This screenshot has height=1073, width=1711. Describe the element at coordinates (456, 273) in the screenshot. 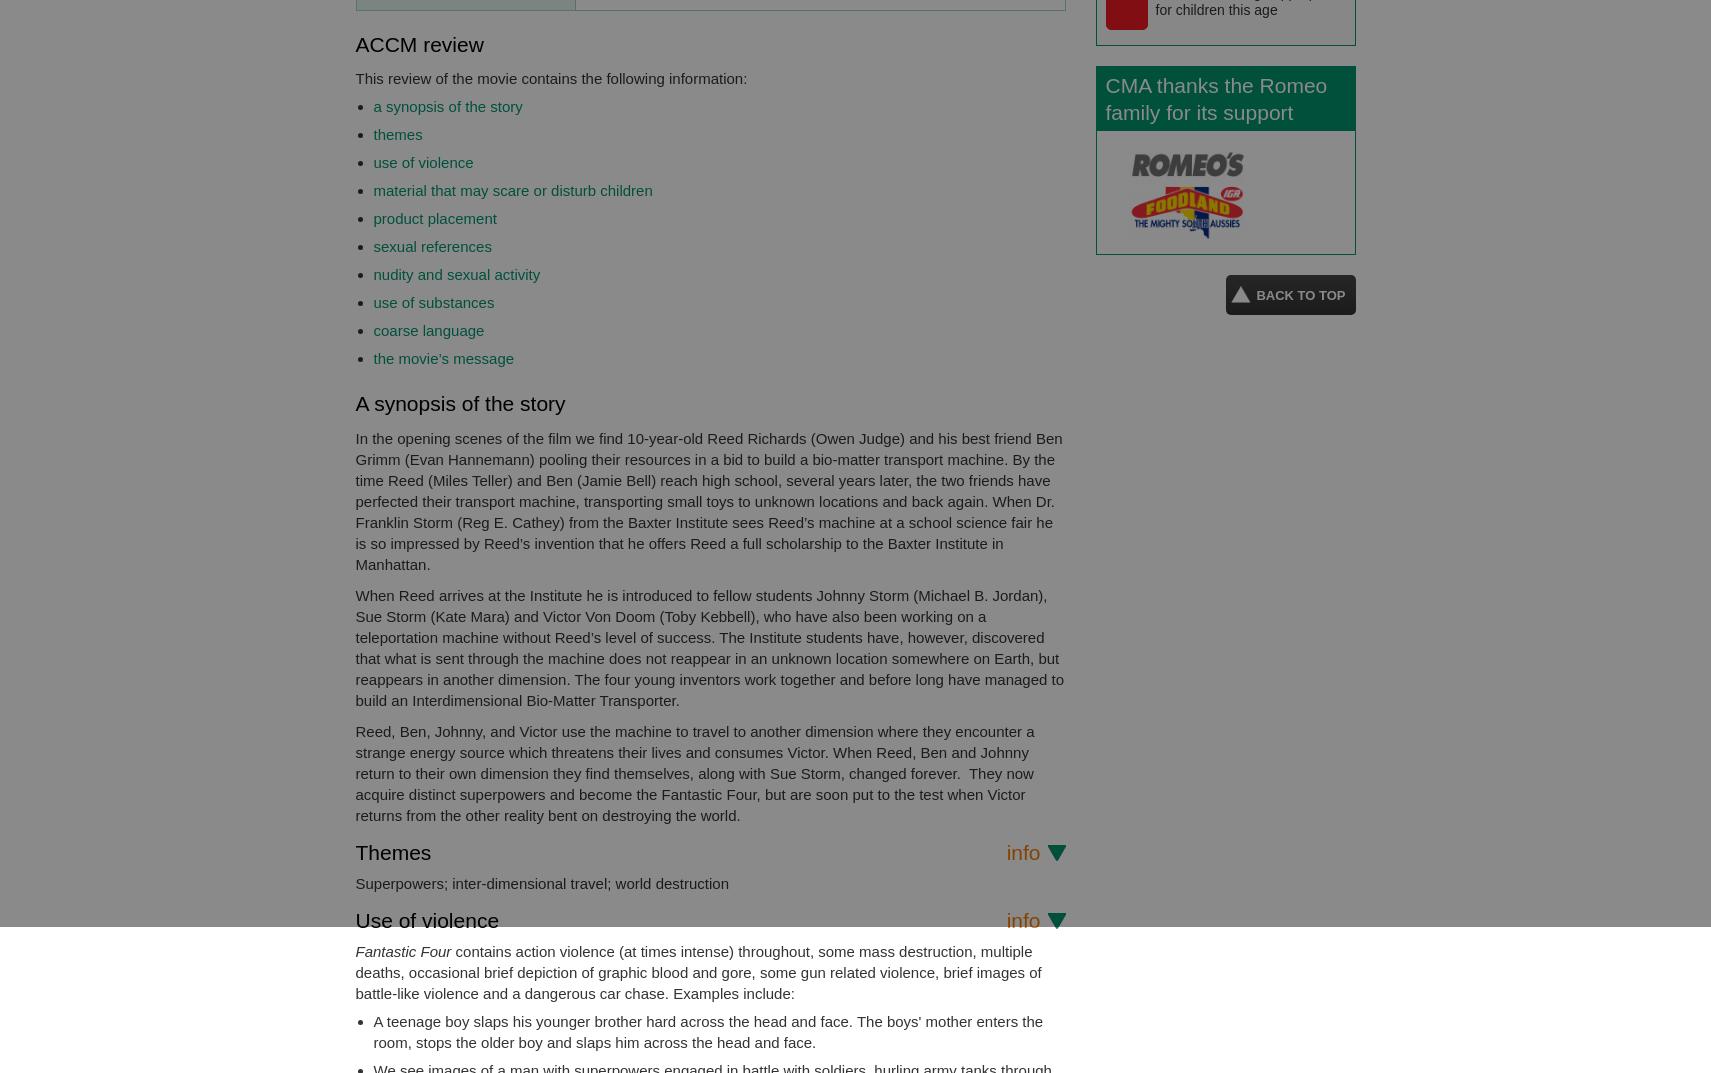

I see `'nudity and sexual activity'` at that location.